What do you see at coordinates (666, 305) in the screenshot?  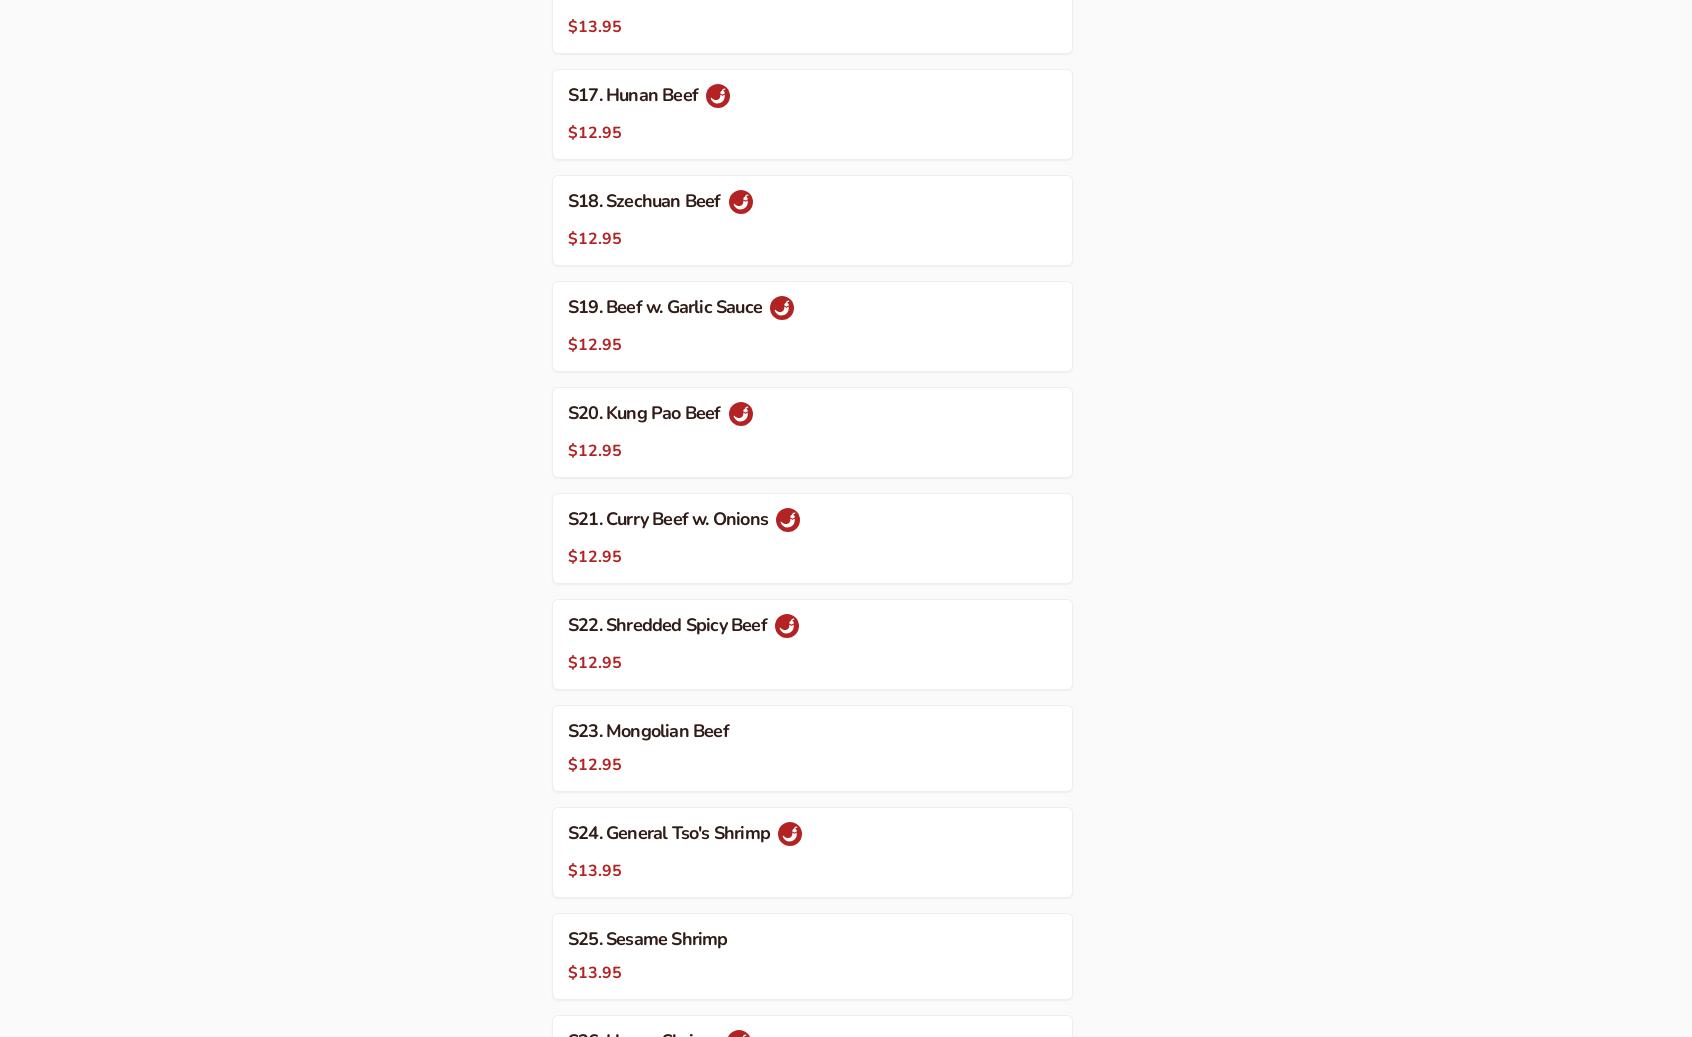 I see `'S19. Beef w. Garlic Sauce'` at bounding box center [666, 305].